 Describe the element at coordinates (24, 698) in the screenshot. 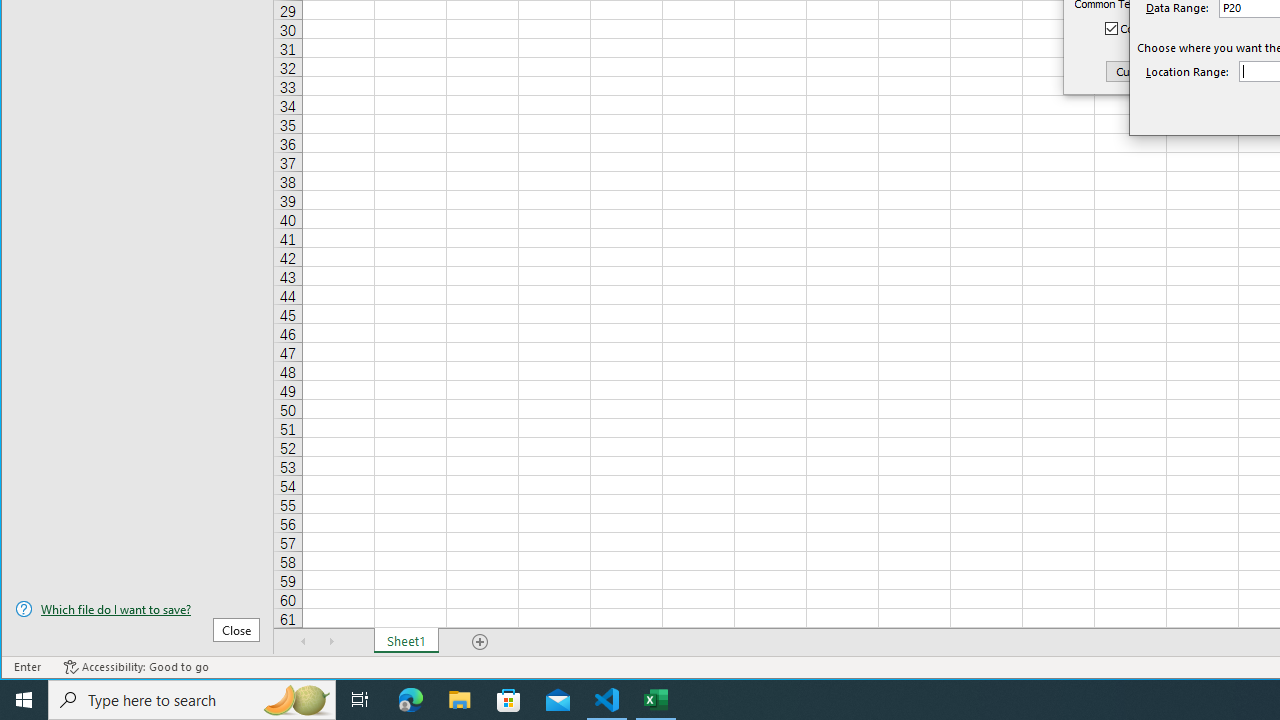

I see `'Start'` at that location.